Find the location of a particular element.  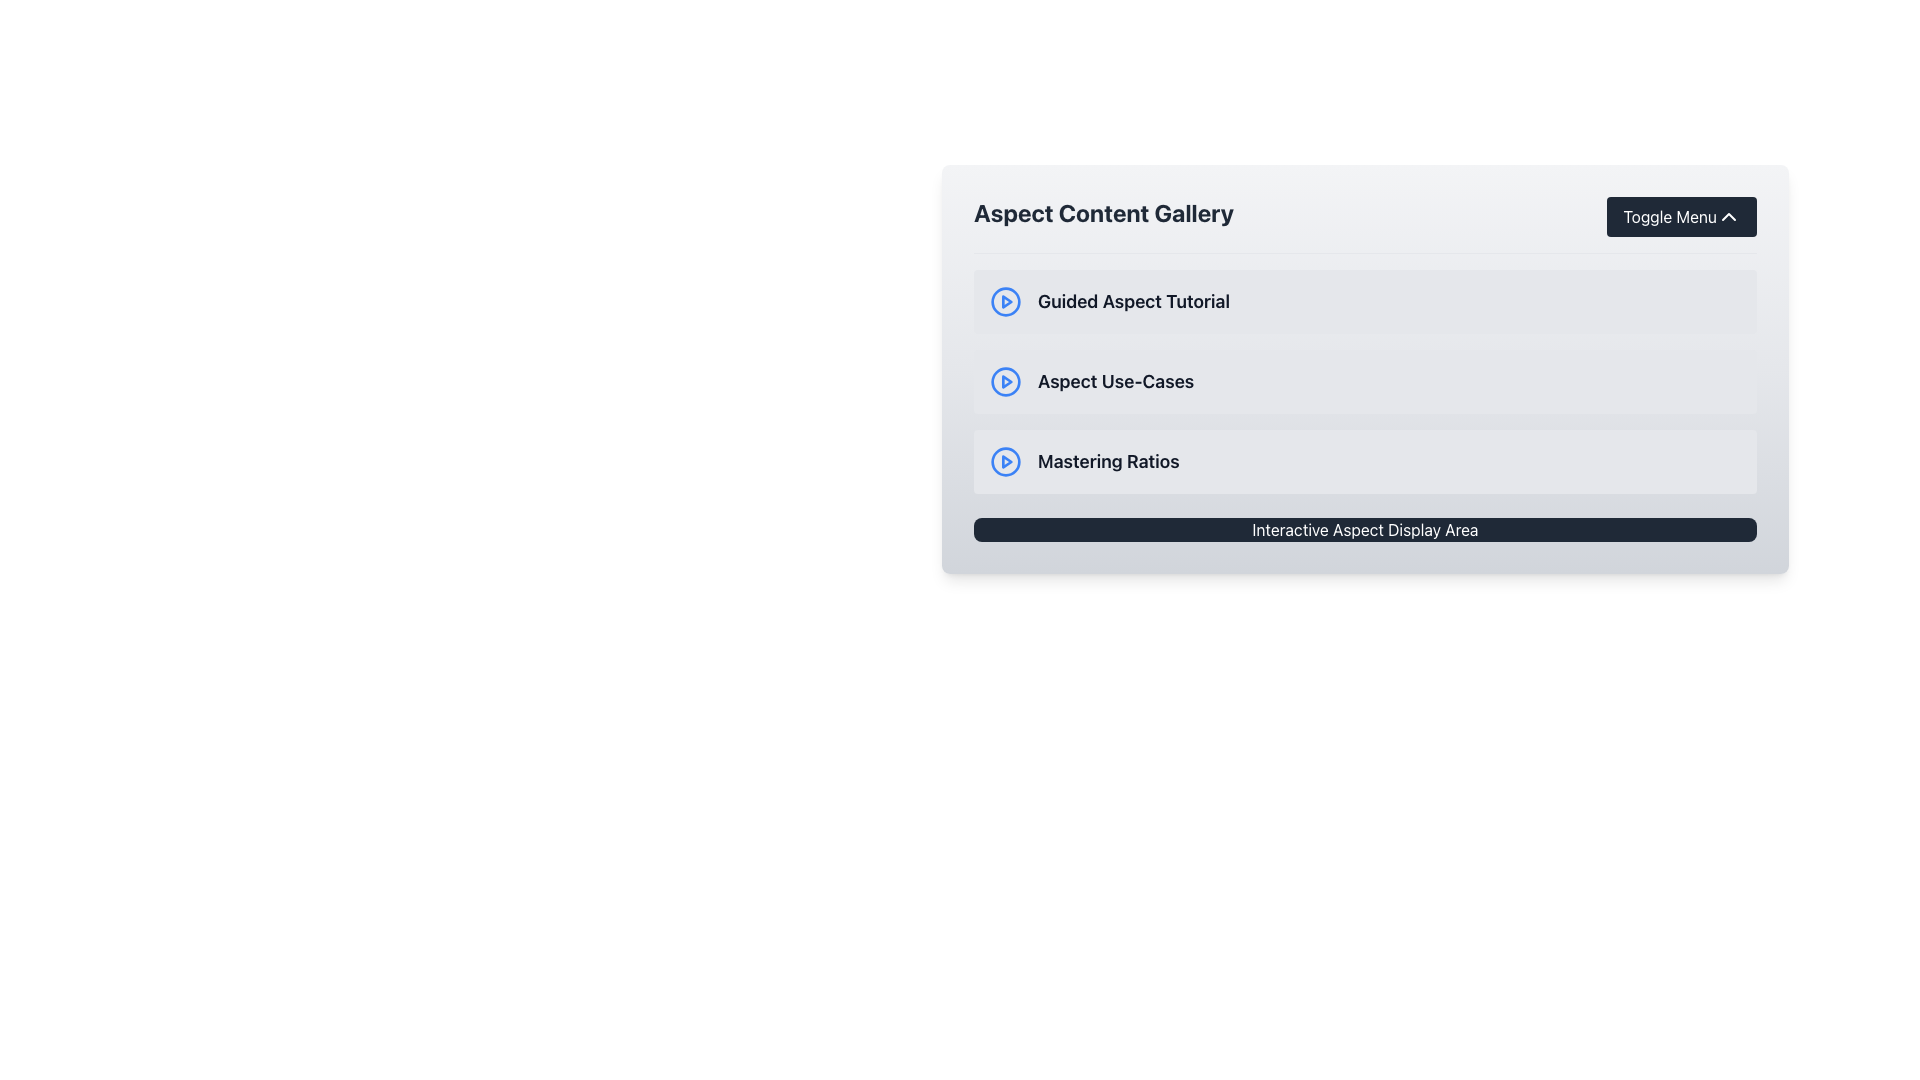

the 'Toggle Menu' button, which is dark gray with white text and located on the top-right side of the header section is located at coordinates (1681, 216).